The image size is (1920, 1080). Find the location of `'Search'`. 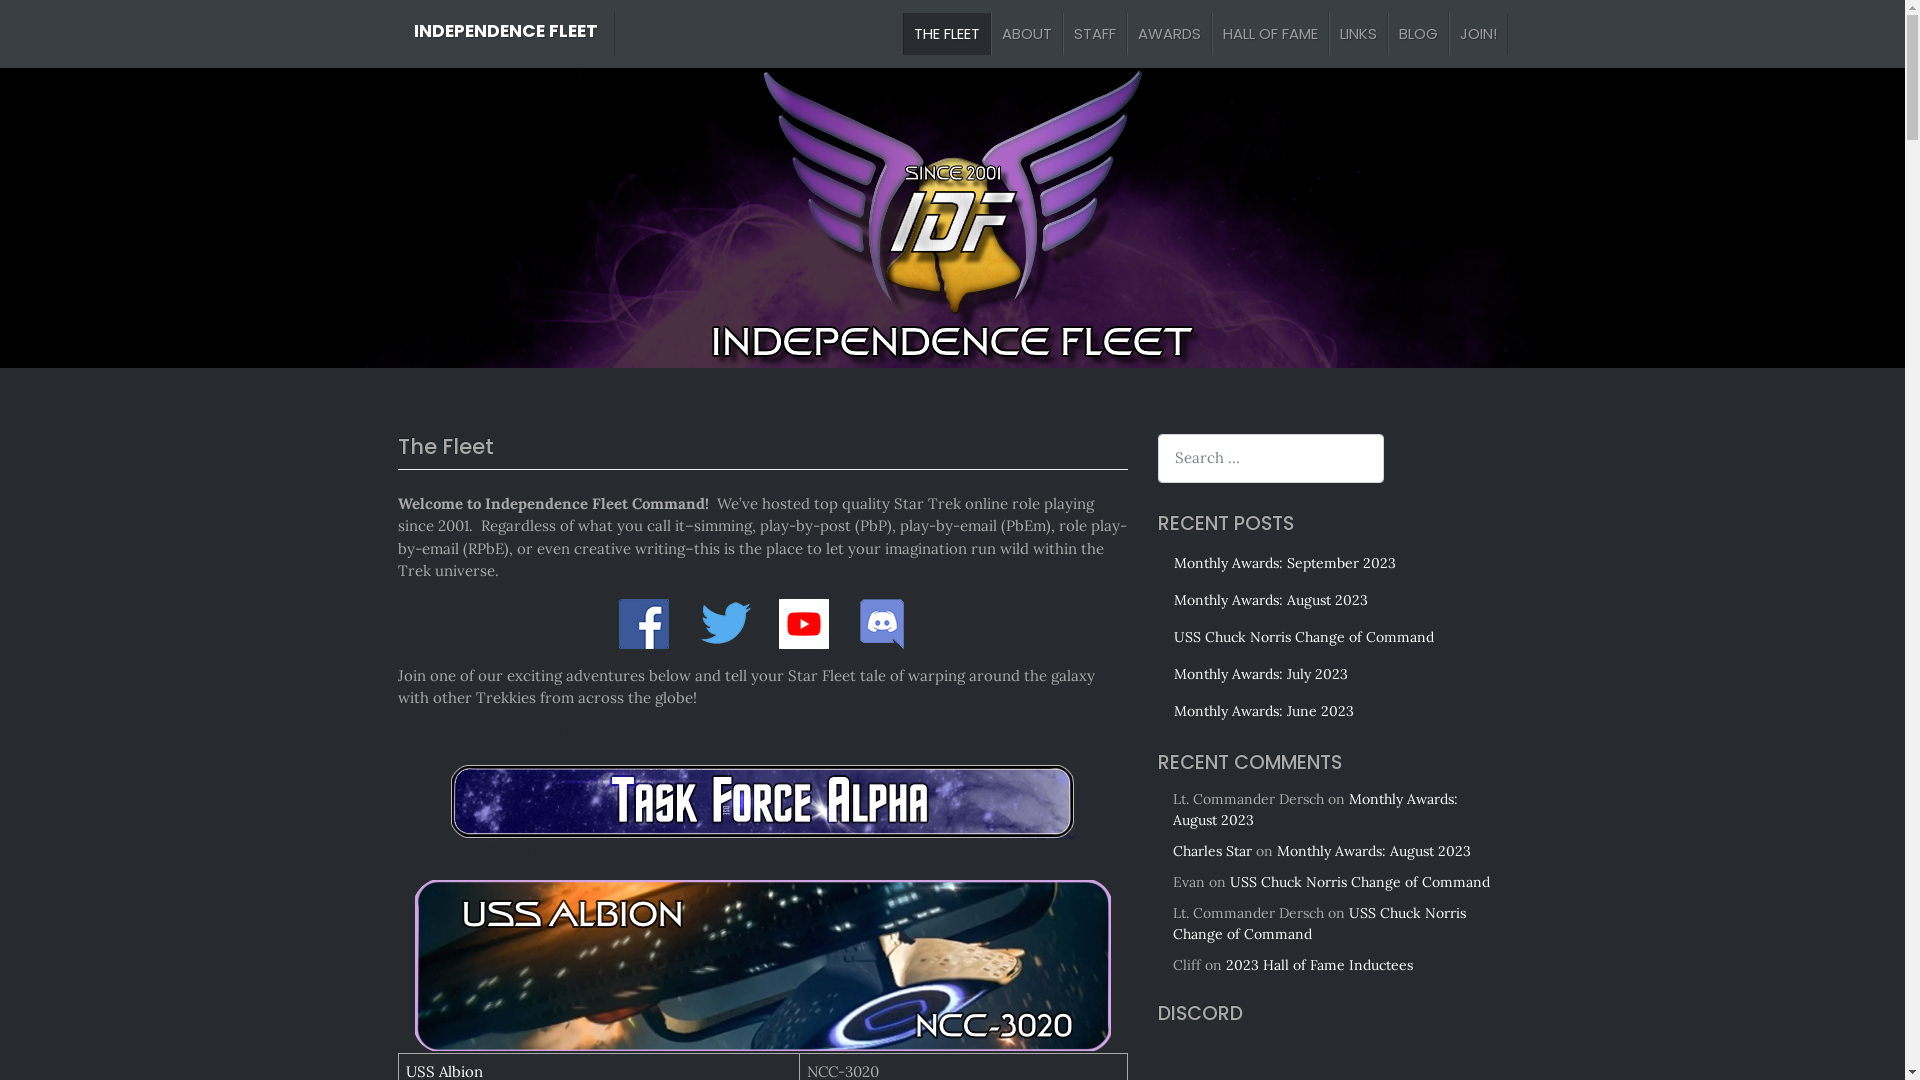

'Search' is located at coordinates (41, 24).